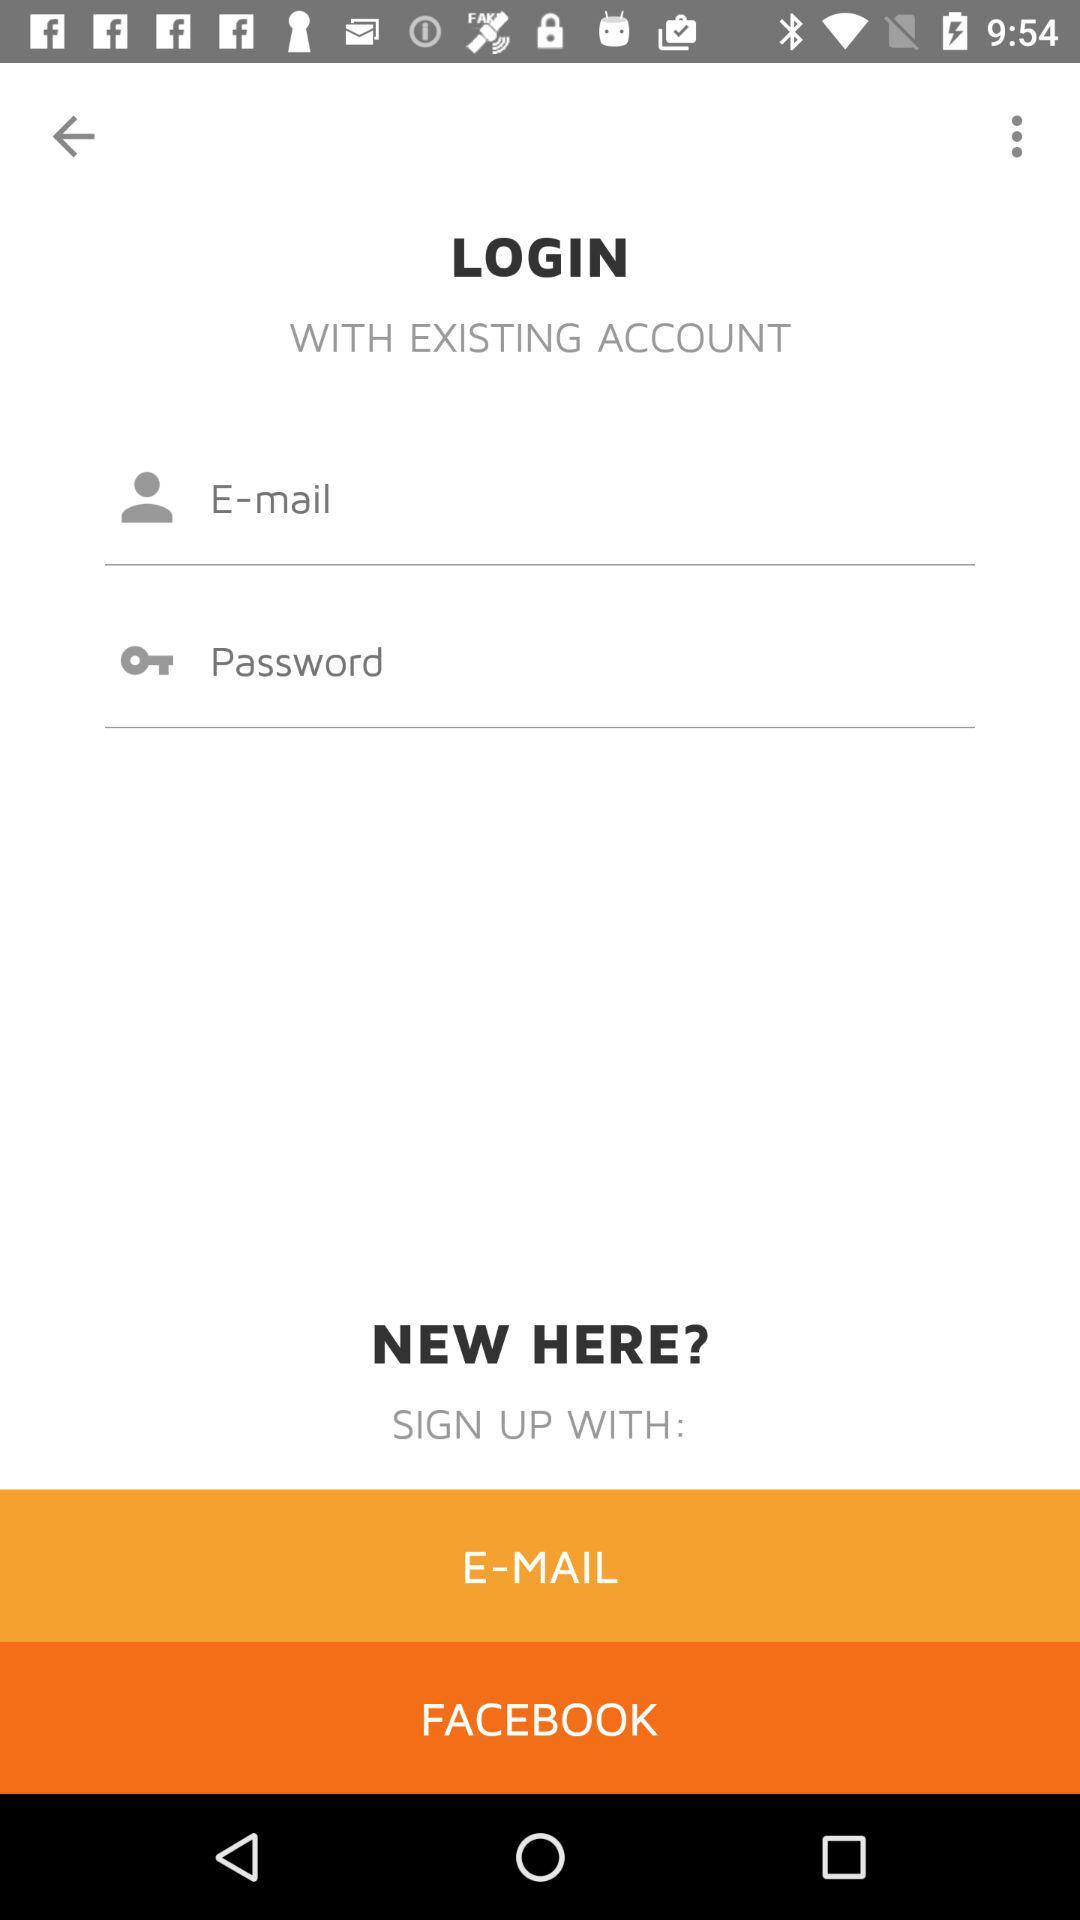 The width and height of the screenshot is (1080, 1920). Describe the element at coordinates (72, 135) in the screenshot. I see `item above login icon` at that location.